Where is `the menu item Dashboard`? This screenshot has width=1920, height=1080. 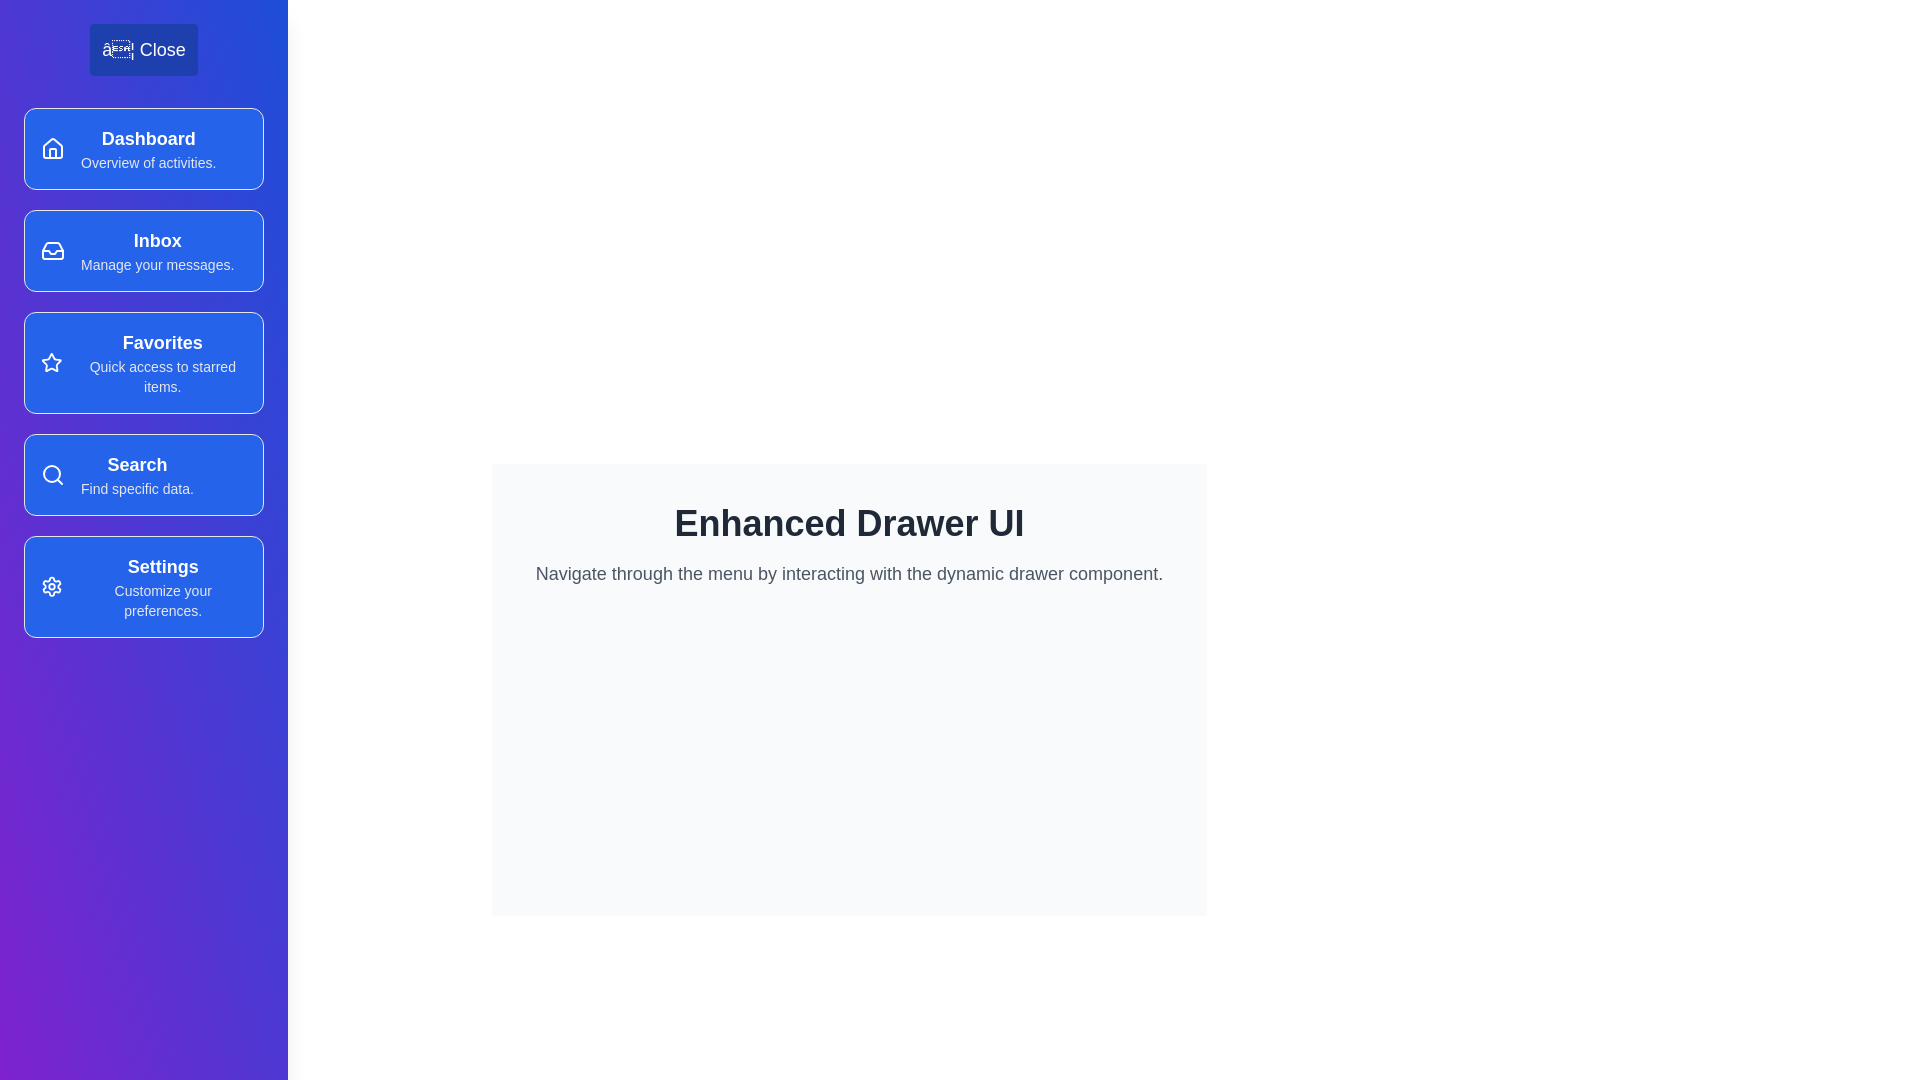 the menu item Dashboard is located at coordinates (143, 148).